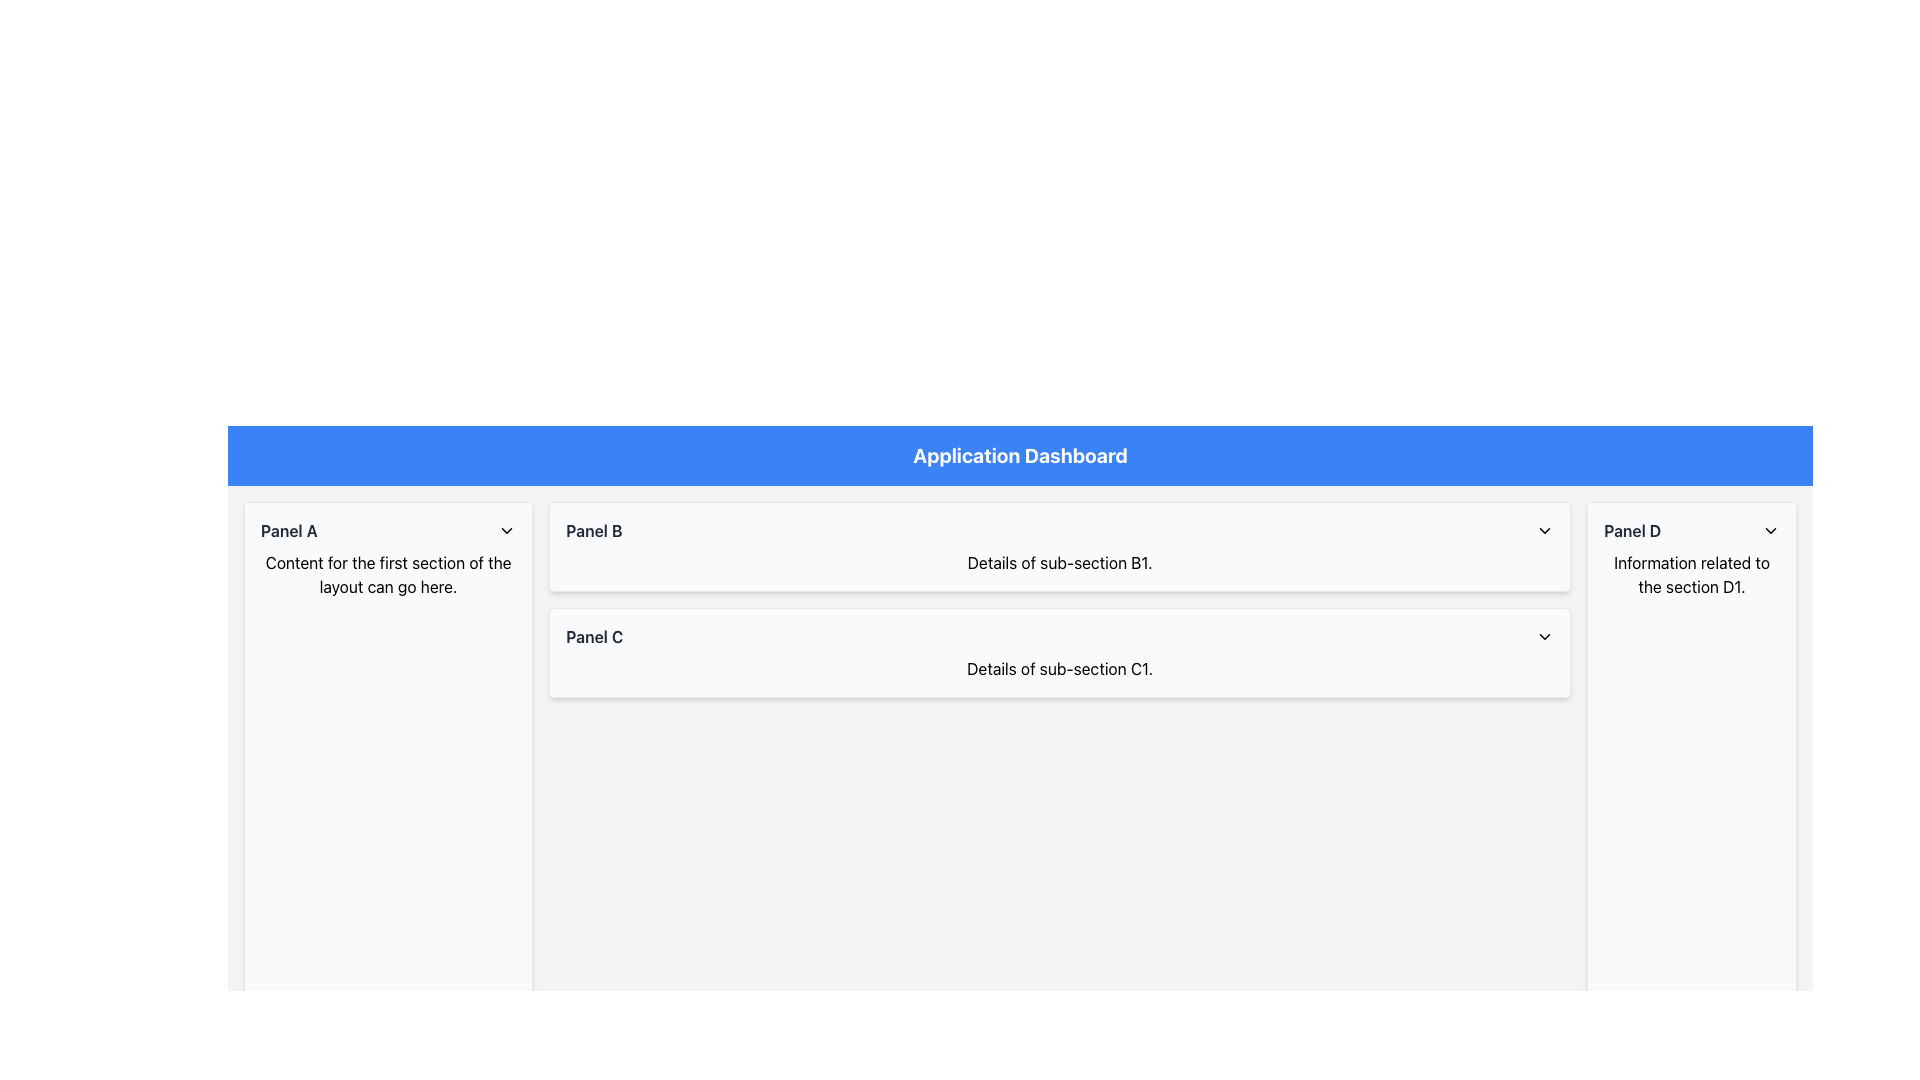 Image resolution: width=1920 pixels, height=1080 pixels. Describe the element at coordinates (1020, 455) in the screenshot. I see `label of the header element that has a blue background and displays the text 'Application Dashboard' prominently at the top of the layout` at that location.